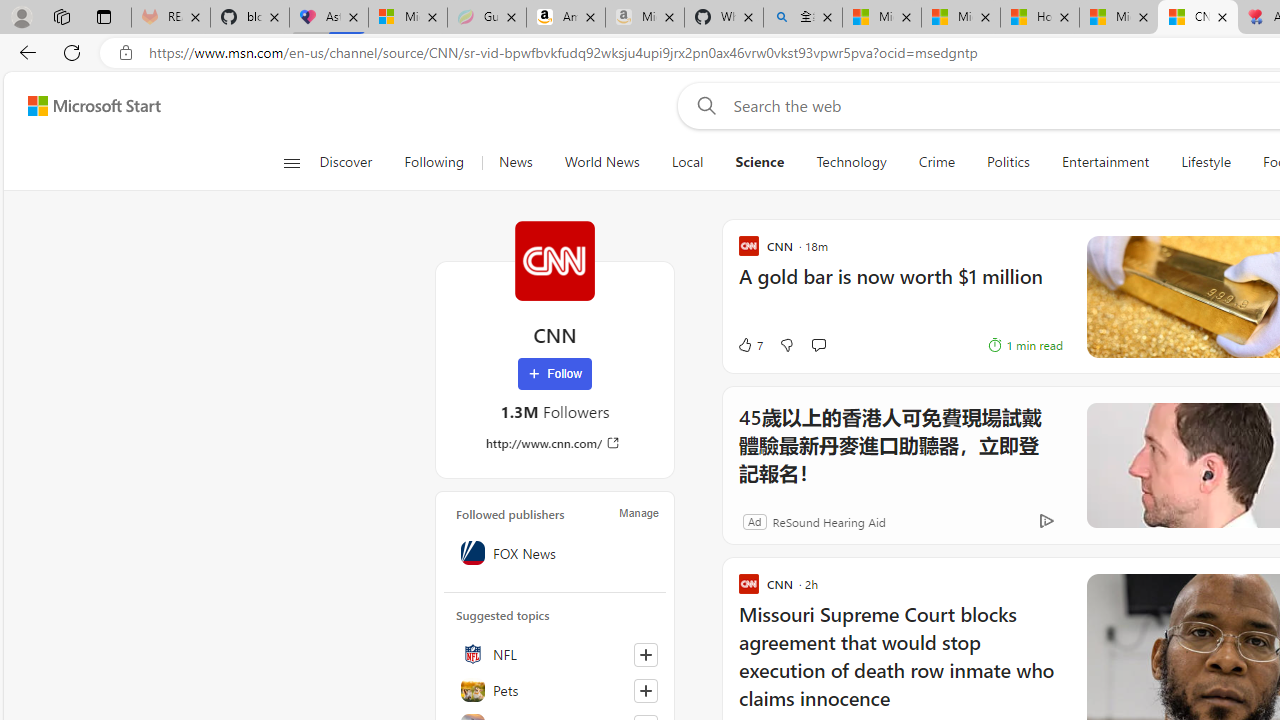  What do you see at coordinates (645, 689) in the screenshot?
I see `'Follow this topic'` at bounding box center [645, 689].